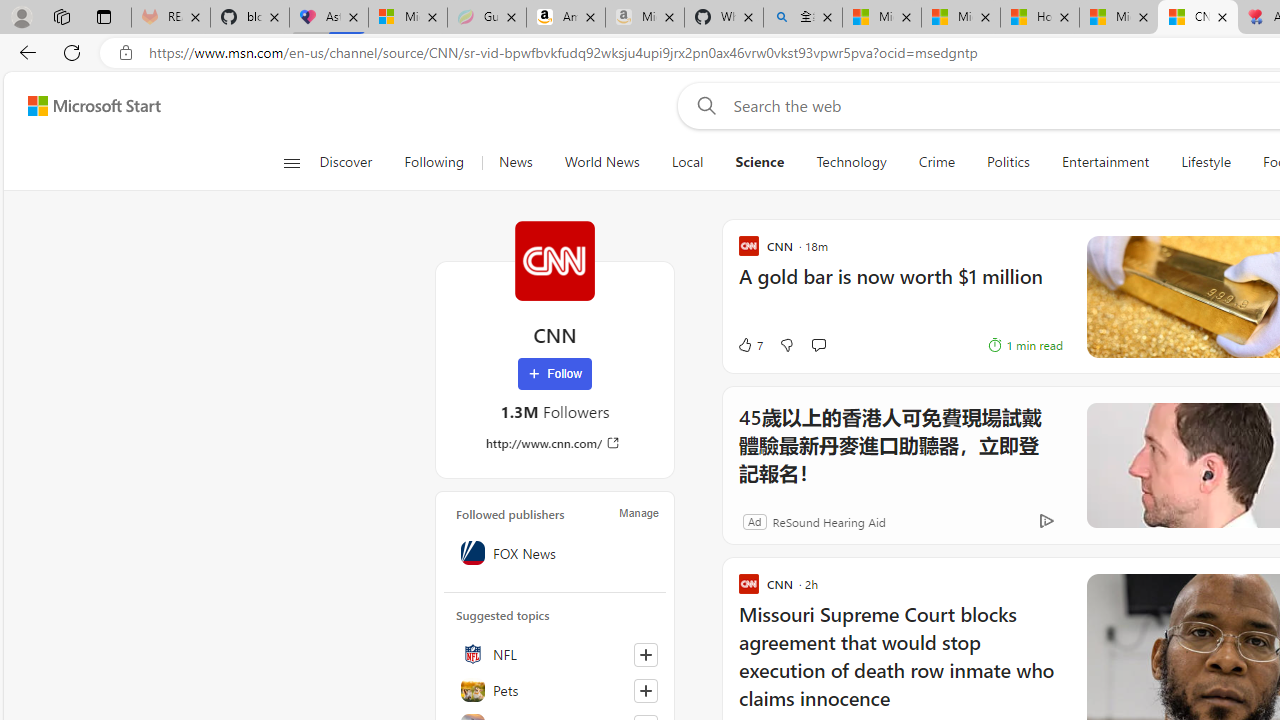  What do you see at coordinates (645, 689) in the screenshot?
I see `'Follow this topic'` at bounding box center [645, 689].